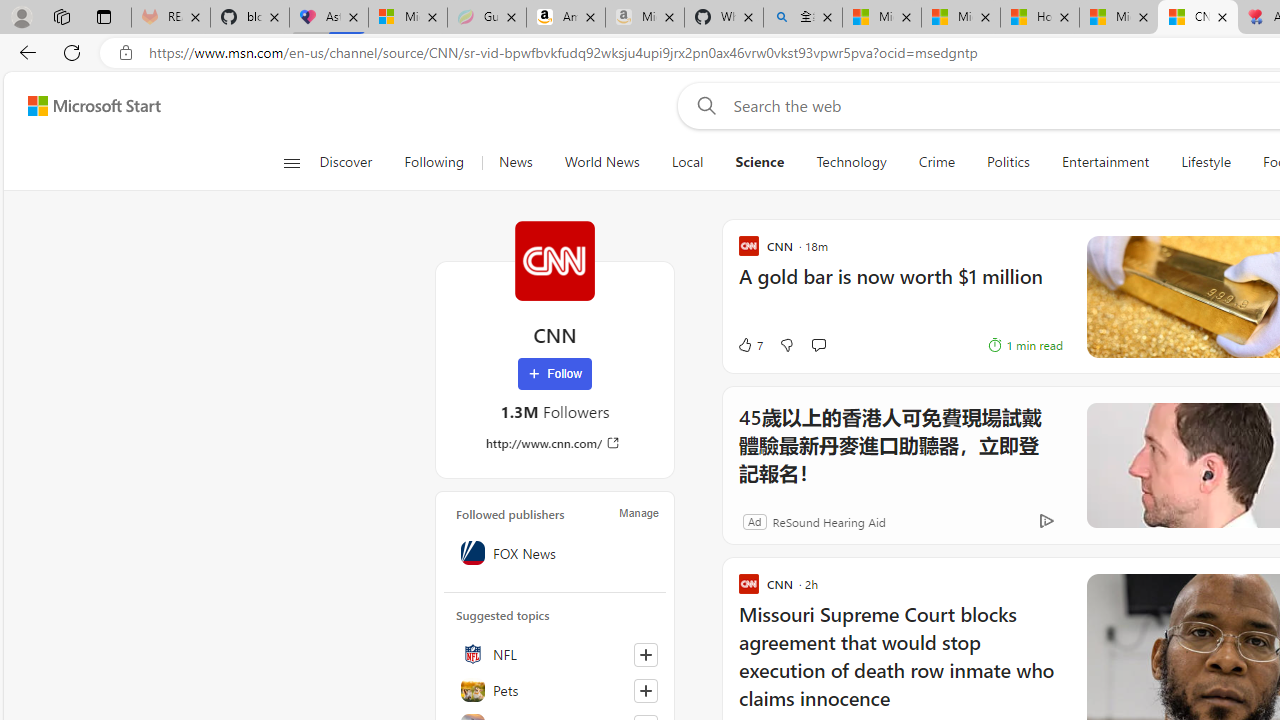  What do you see at coordinates (645, 689) in the screenshot?
I see `'Follow this topic'` at bounding box center [645, 689].